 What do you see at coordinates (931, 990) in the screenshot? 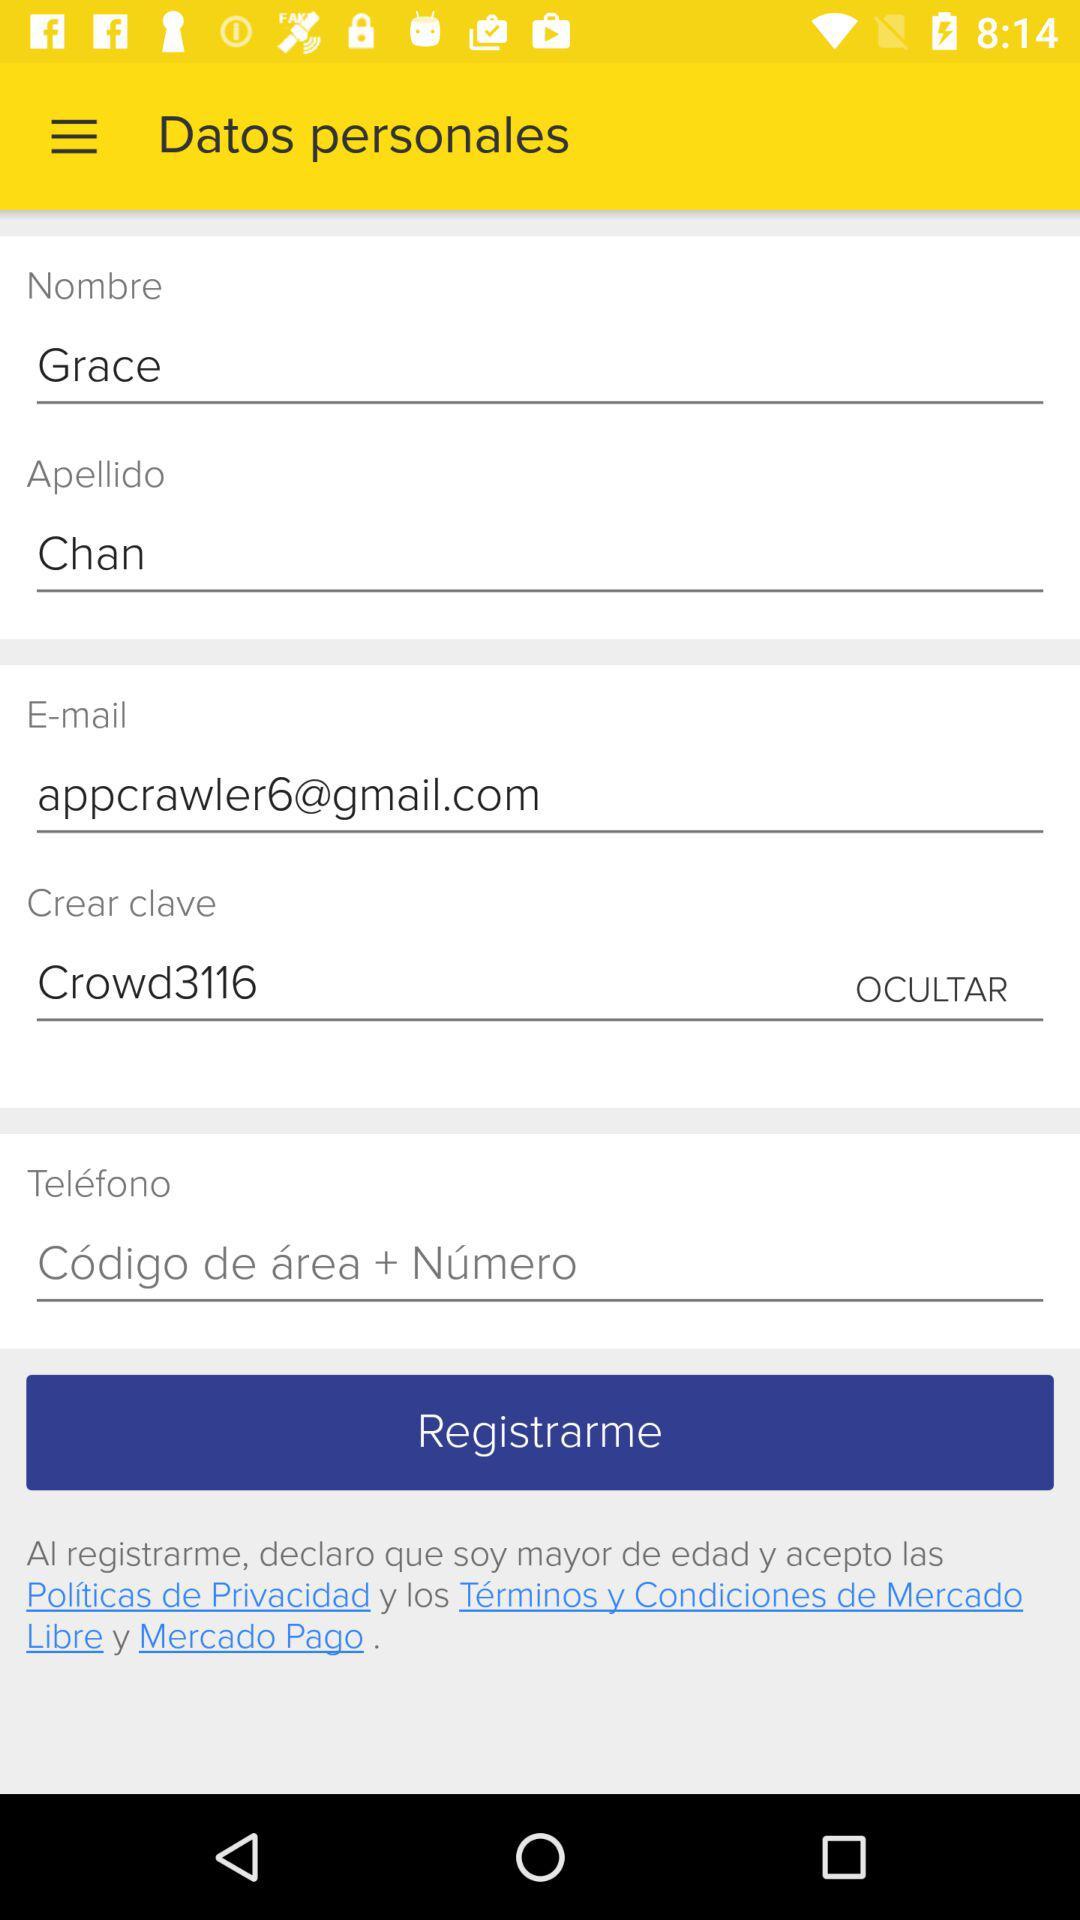
I see `icon to the right of the crear clave` at bounding box center [931, 990].